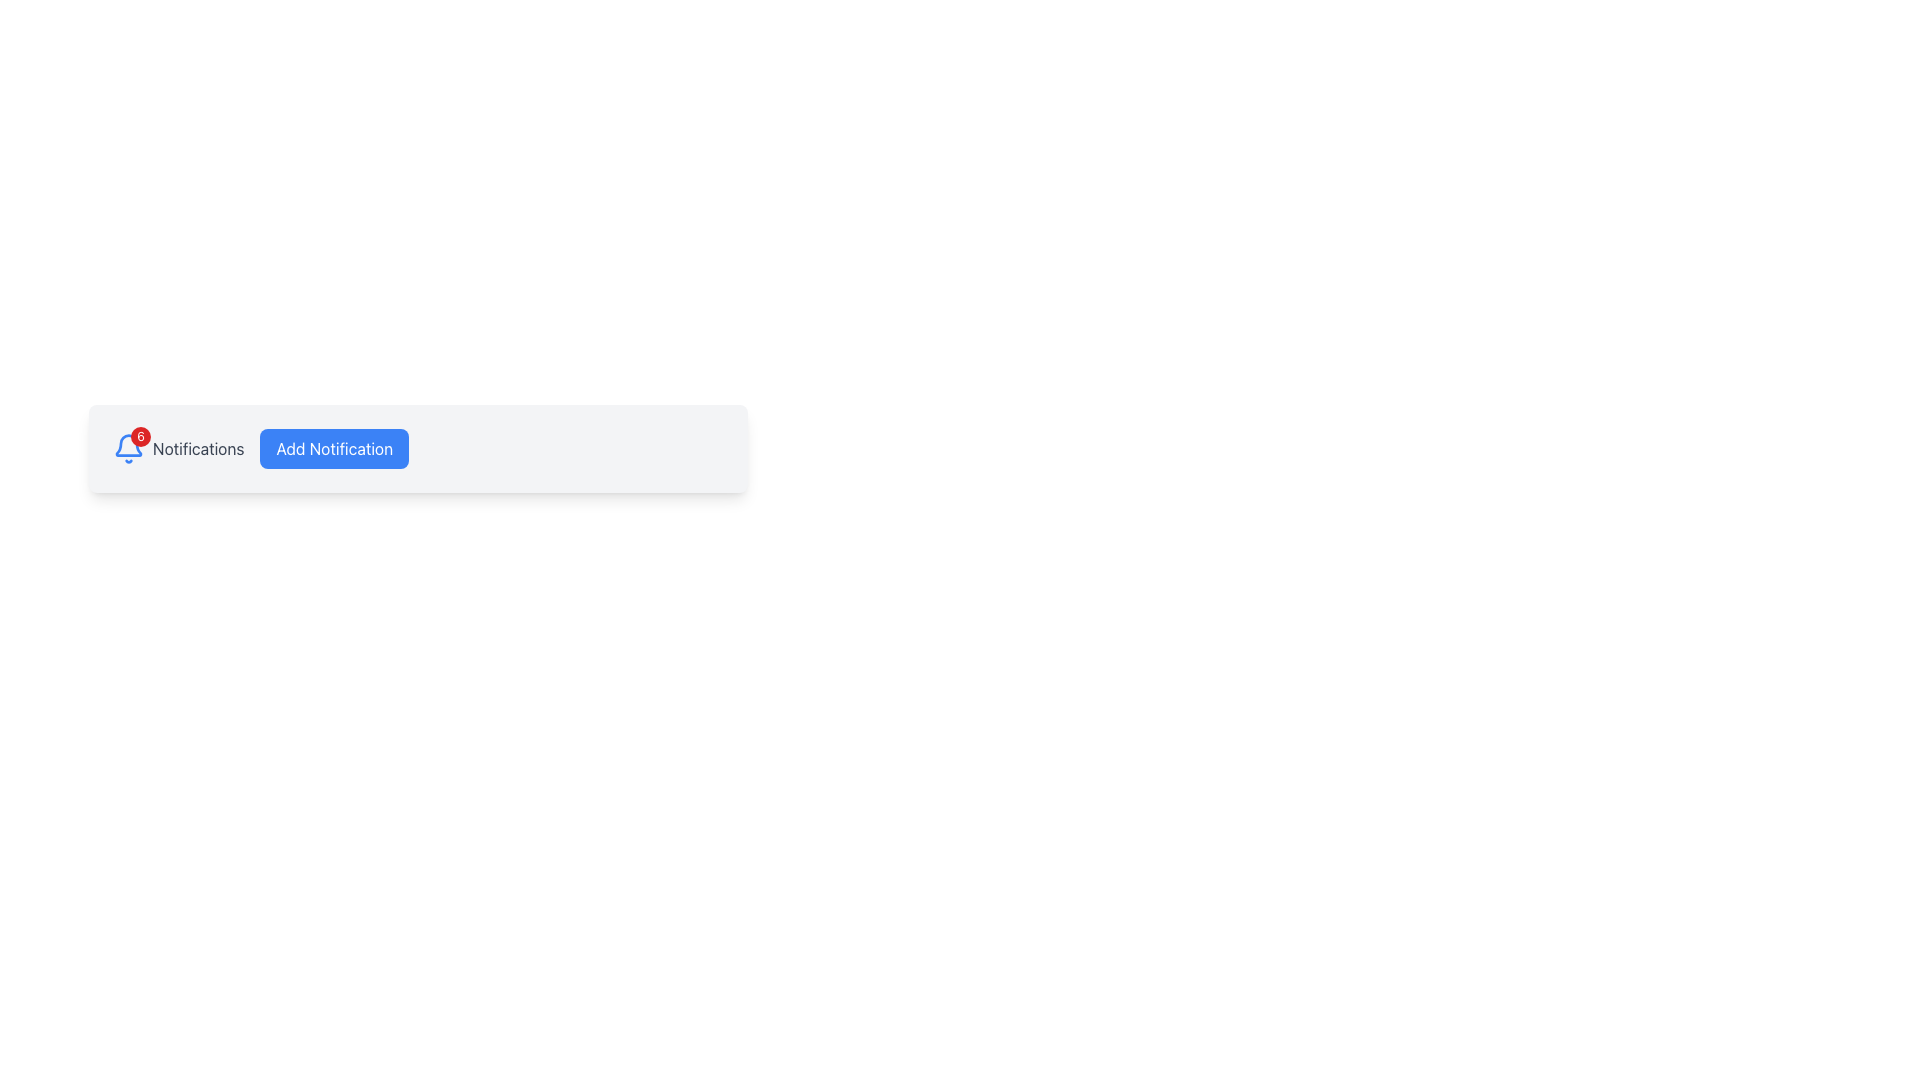 This screenshot has width=1920, height=1080. What do you see at coordinates (198, 447) in the screenshot?
I see `the 'Notifications' text label, which is styled in a gray sans-serif font and located next to a notification icon with a red badge showing '6'` at bounding box center [198, 447].